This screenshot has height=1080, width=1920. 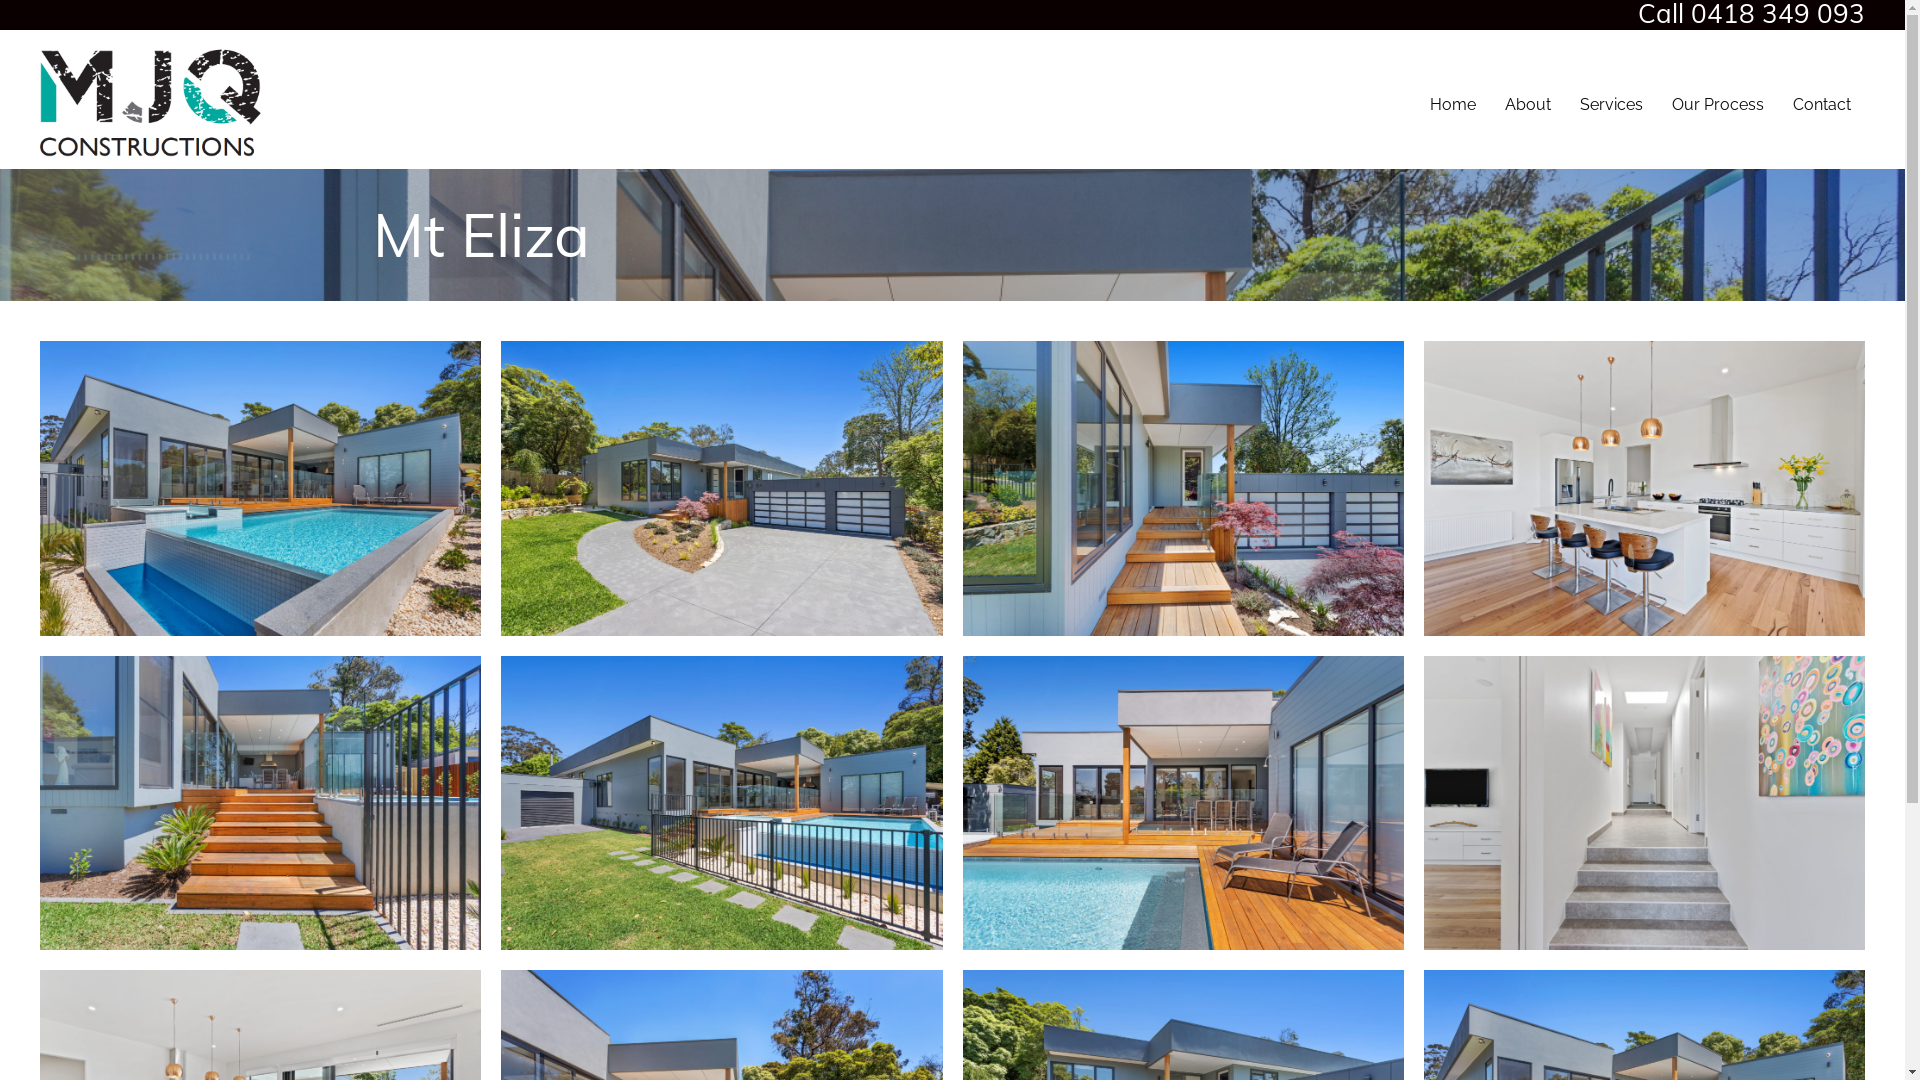 I want to click on 'Home', so click(x=1453, y=104).